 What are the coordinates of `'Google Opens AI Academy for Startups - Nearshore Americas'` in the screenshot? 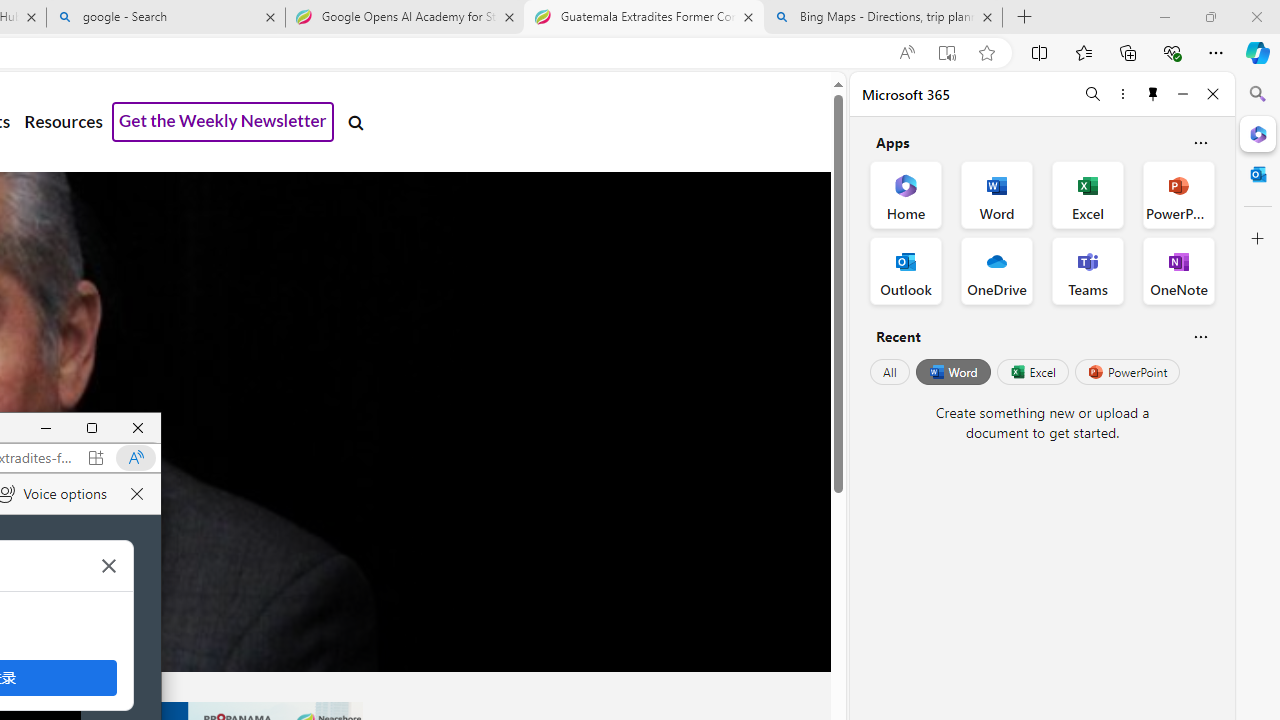 It's located at (403, 17).